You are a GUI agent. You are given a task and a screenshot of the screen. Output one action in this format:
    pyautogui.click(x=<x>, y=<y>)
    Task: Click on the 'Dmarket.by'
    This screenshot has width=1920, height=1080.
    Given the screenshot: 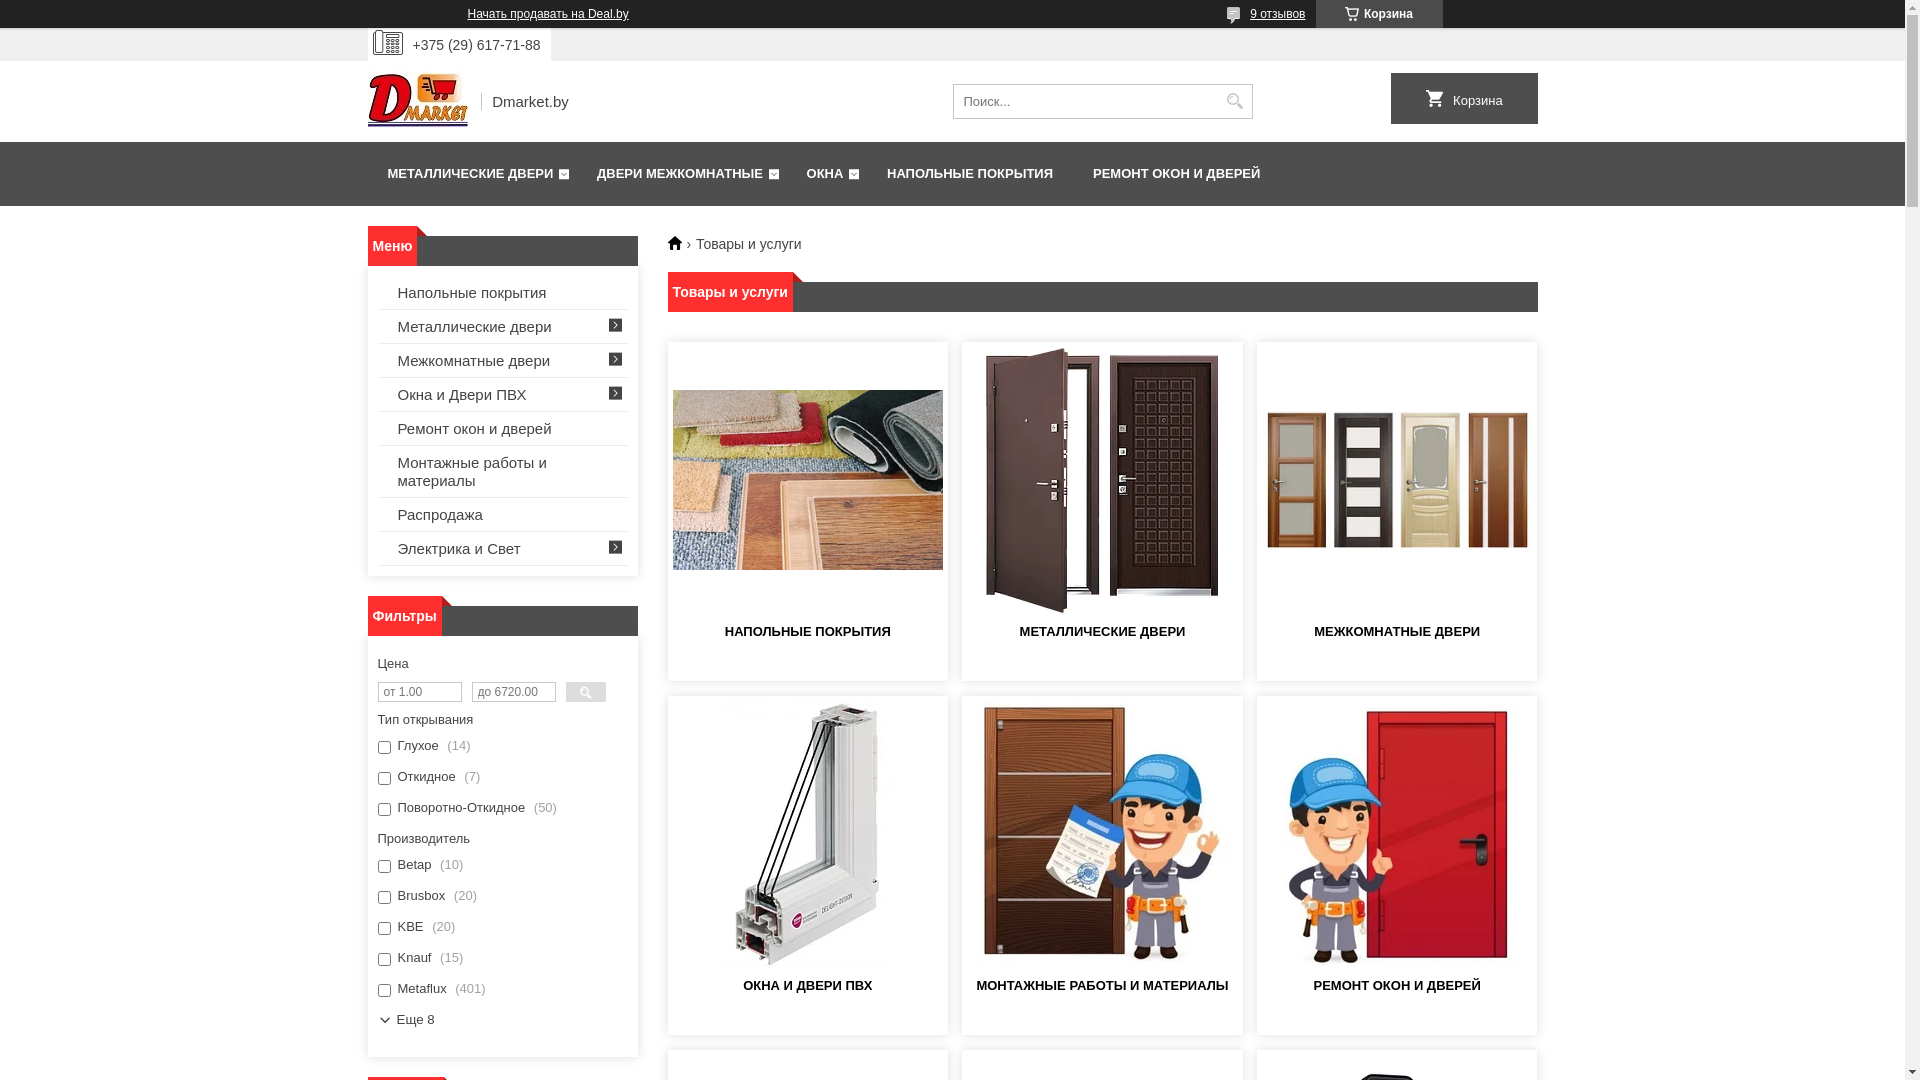 What is the action you would take?
    pyautogui.click(x=416, y=101)
    